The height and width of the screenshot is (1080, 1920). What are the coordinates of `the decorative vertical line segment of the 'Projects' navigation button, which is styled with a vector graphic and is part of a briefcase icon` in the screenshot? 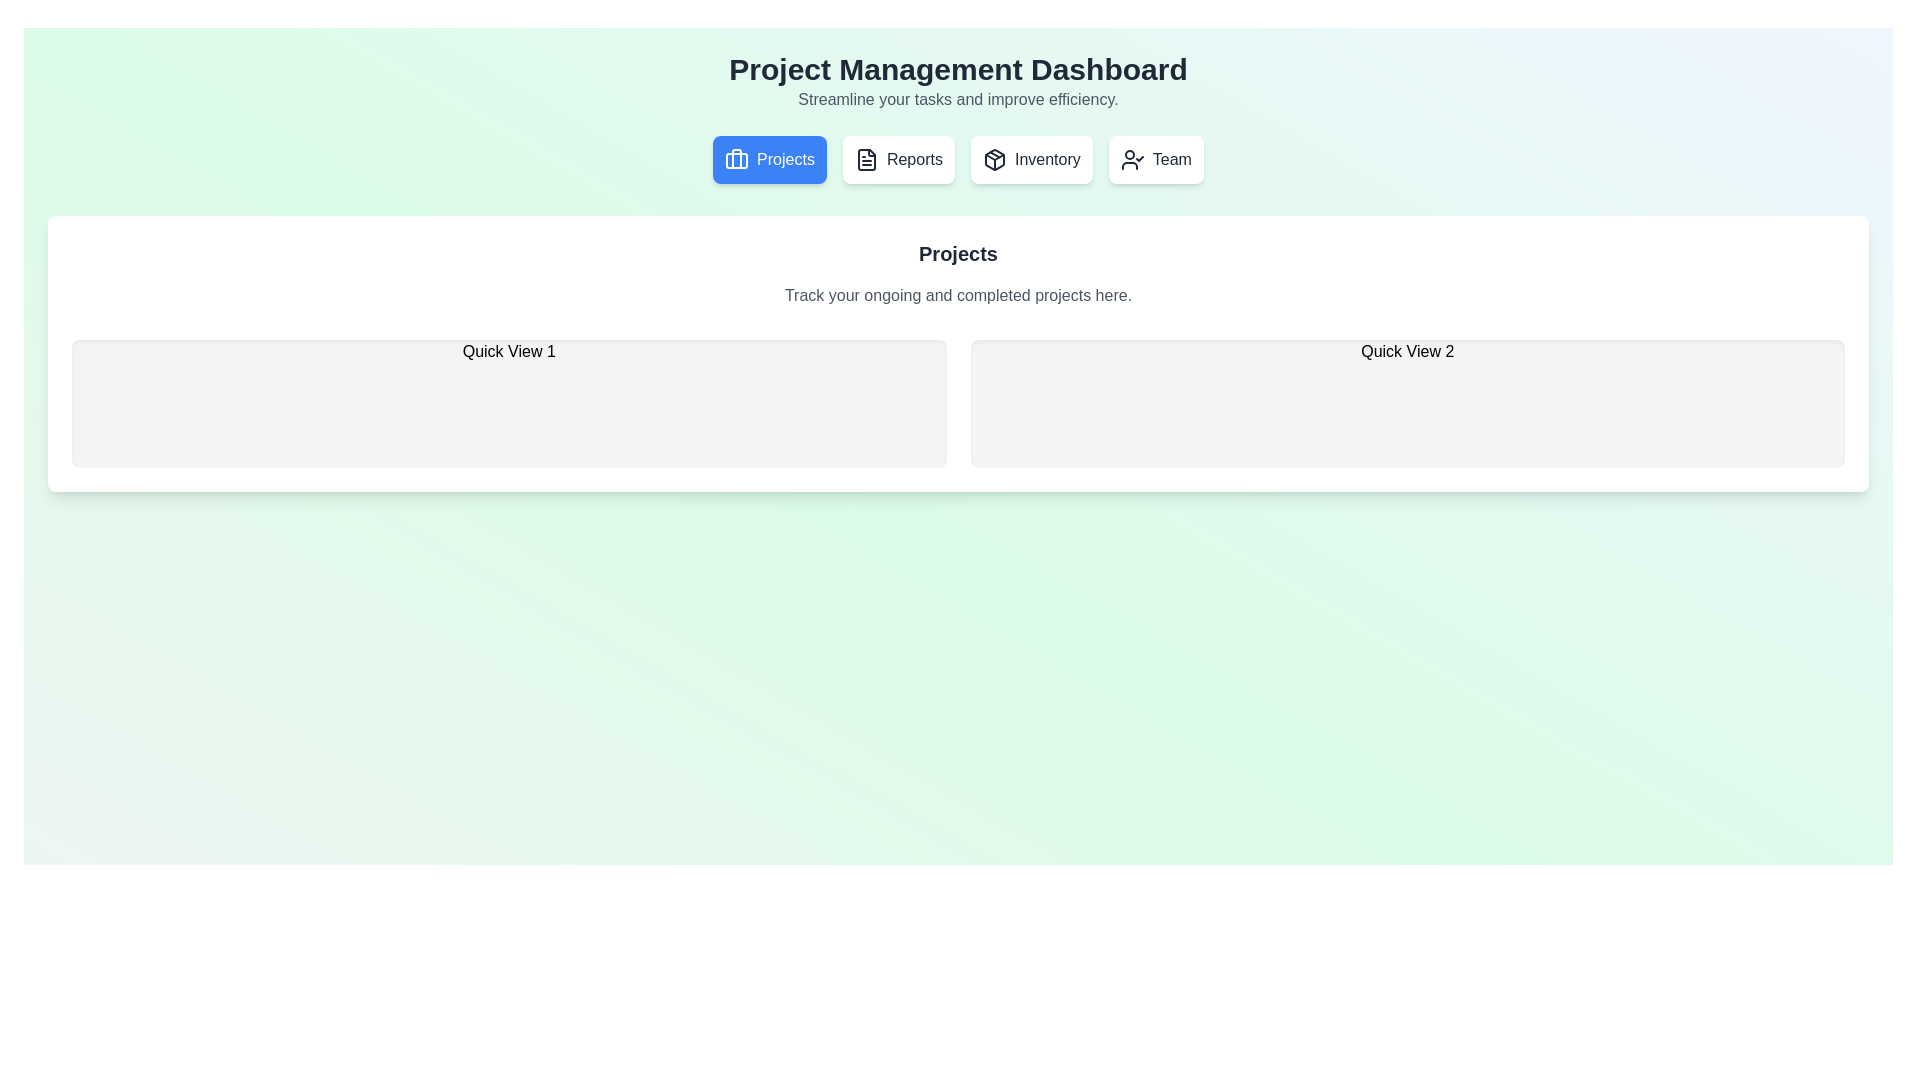 It's located at (736, 157).